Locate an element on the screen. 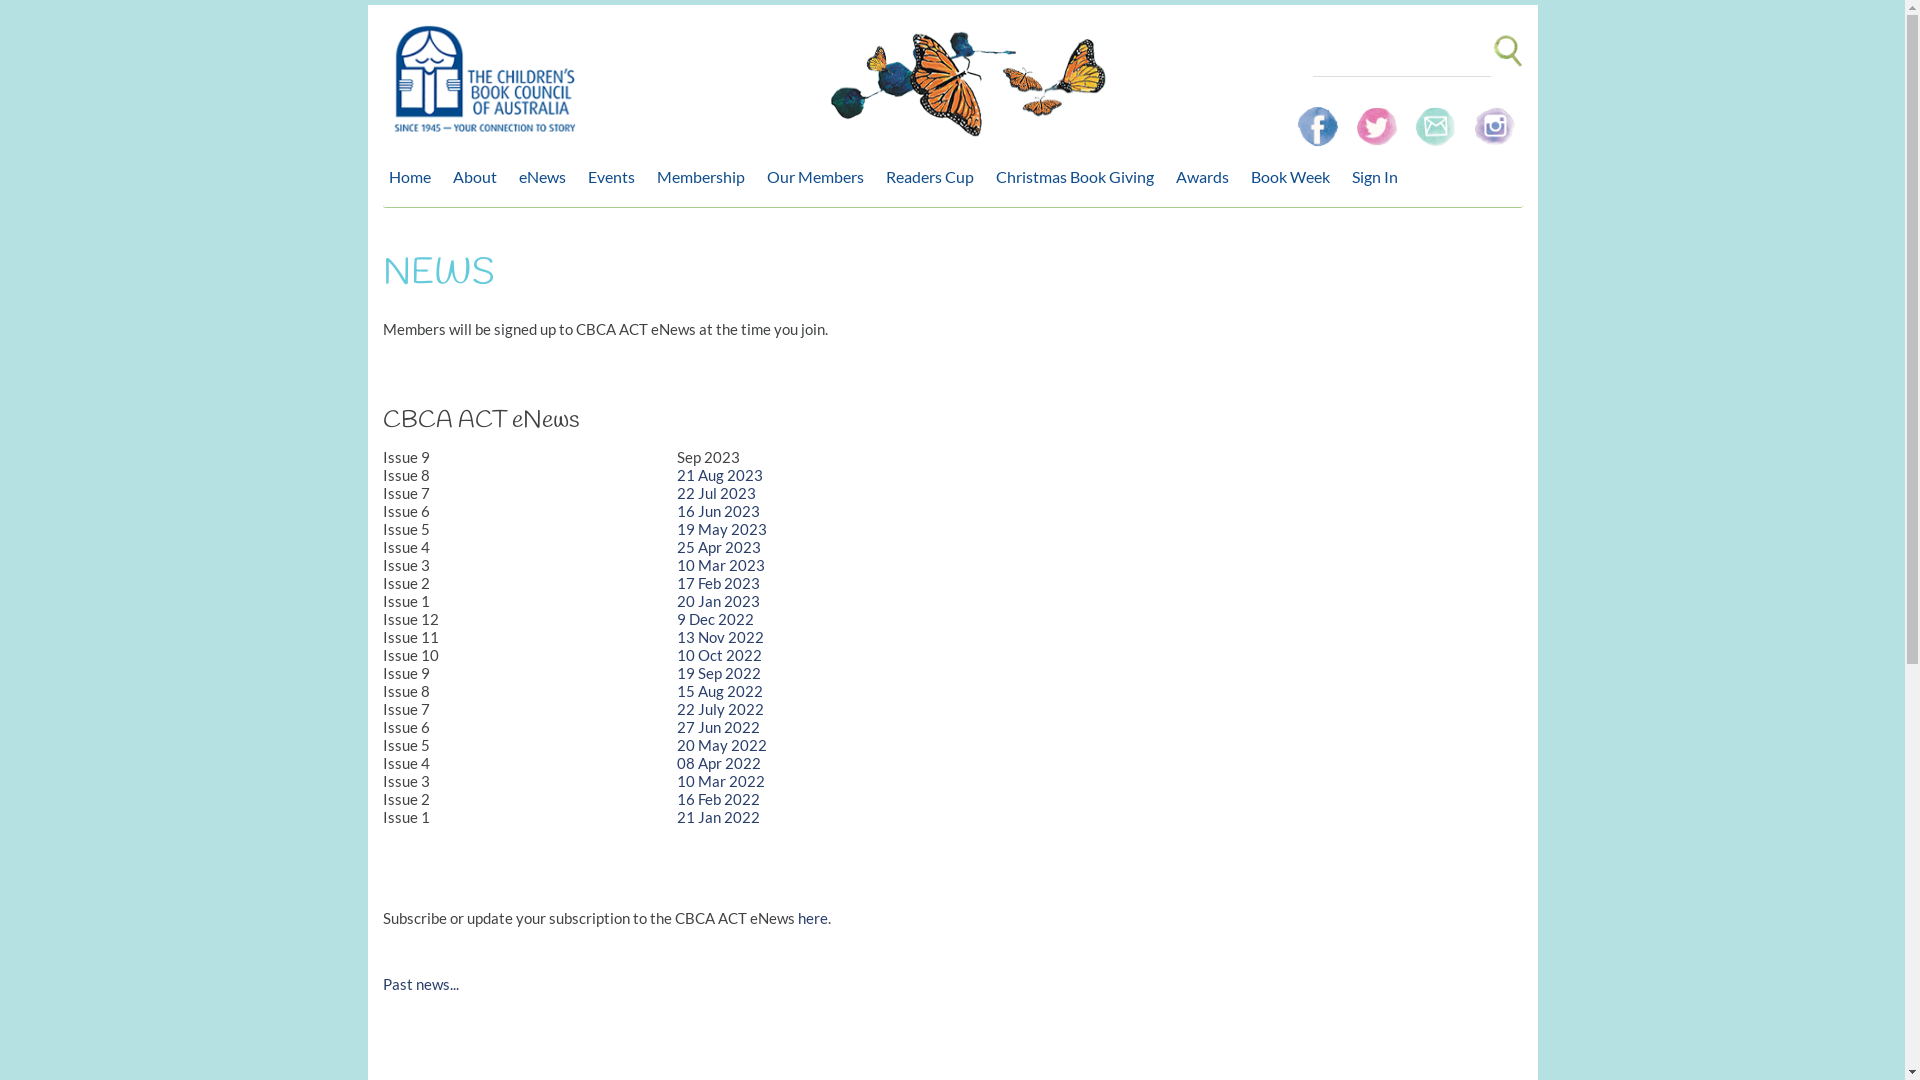 Image resolution: width=1920 pixels, height=1080 pixels. 'Past news...' is located at coordinates (419, 982).